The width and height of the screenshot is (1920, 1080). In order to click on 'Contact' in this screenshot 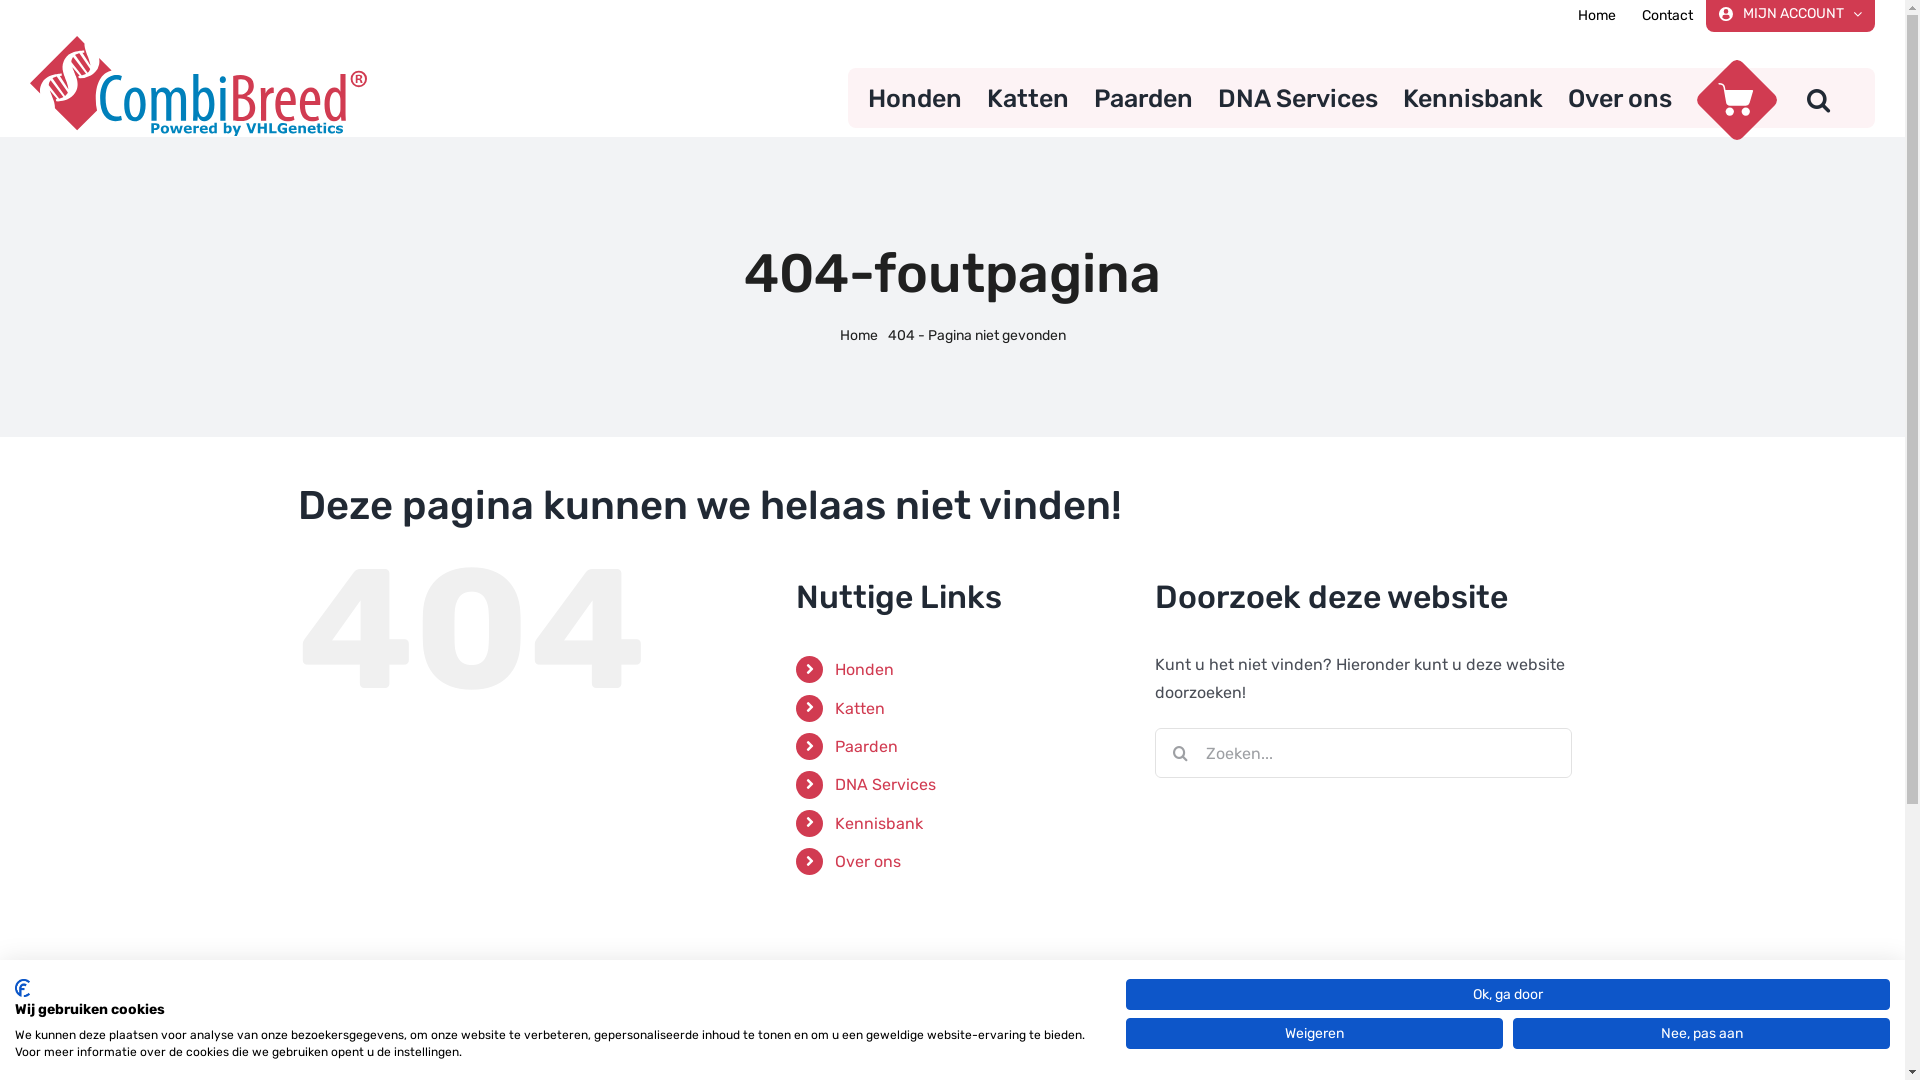, I will do `click(1628, 15)`.